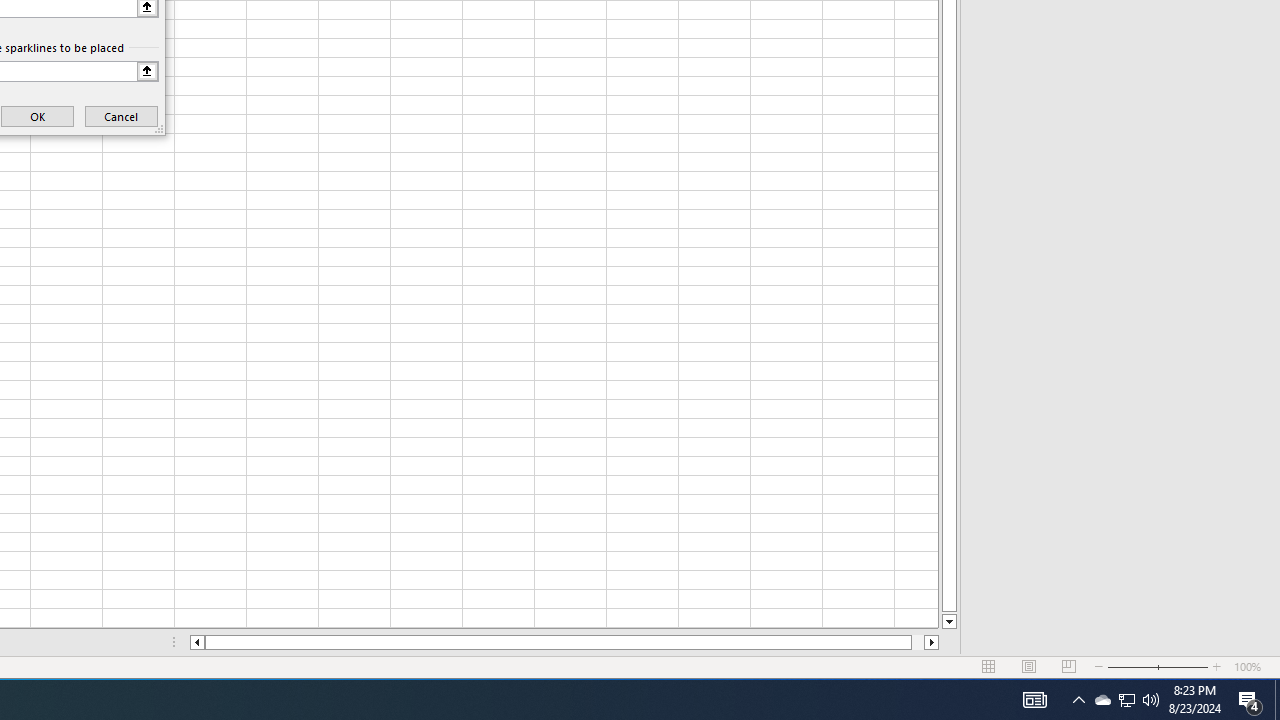 The height and width of the screenshot is (720, 1280). Describe the element at coordinates (1068, 667) in the screenshot. I see `'Page Break Preview'` at that location.